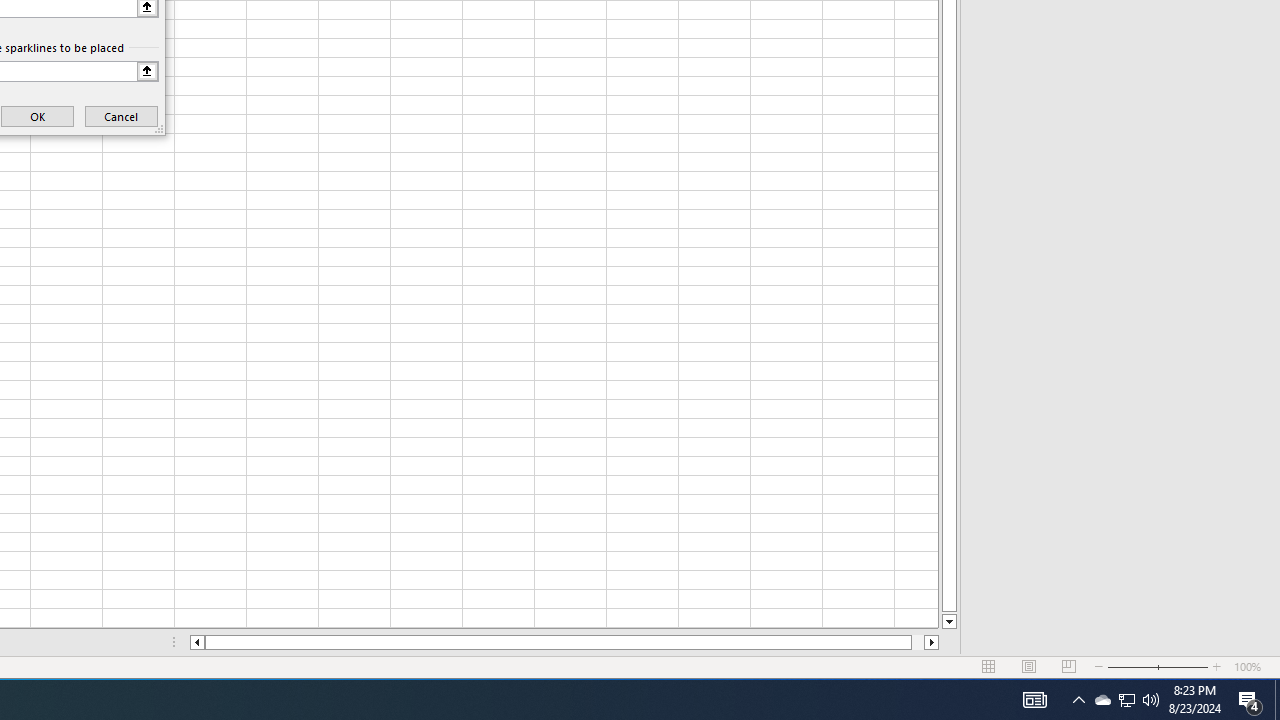 The height and width of the screenshot is (720, 1280). Describe the element at coordinates (1068, 667) in the screenshot. I see `'Page Break Preview'` at that location.